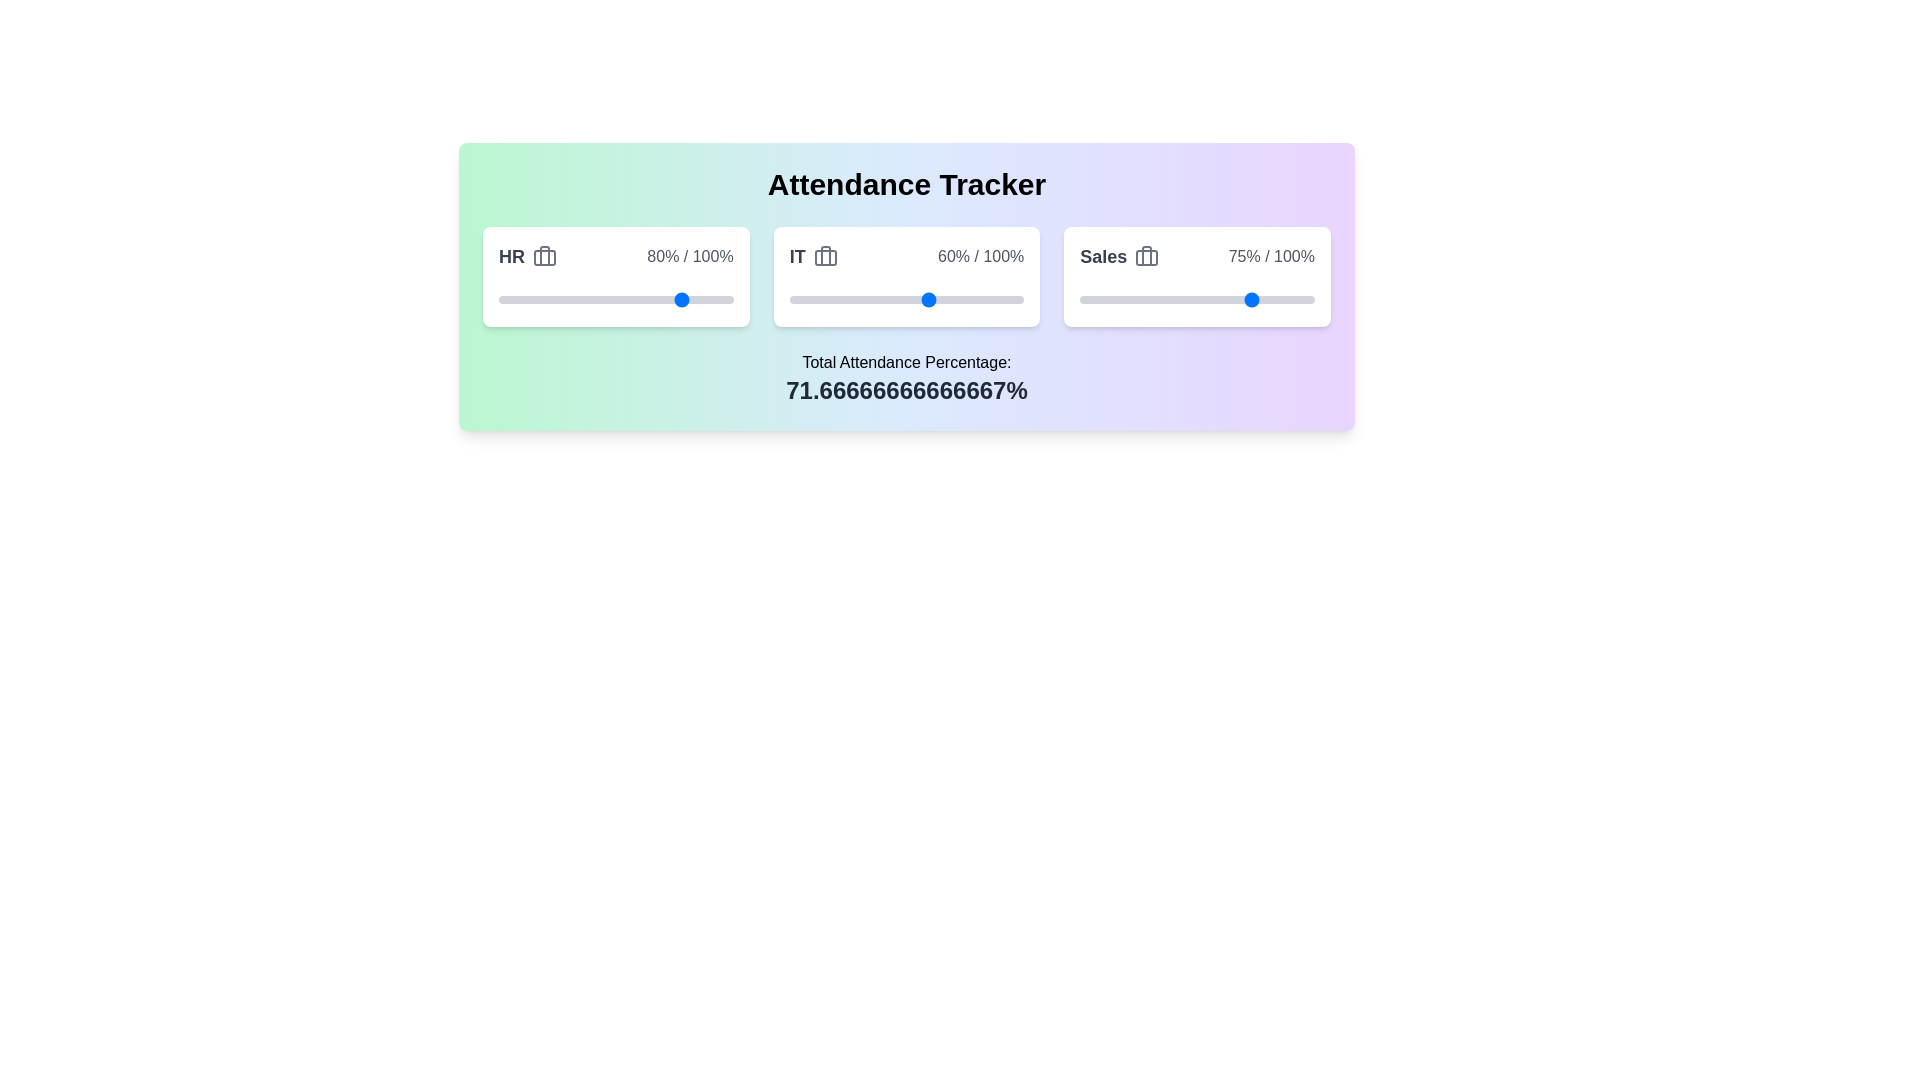  I want to click on the IT attendance slider, so click(813, 300).